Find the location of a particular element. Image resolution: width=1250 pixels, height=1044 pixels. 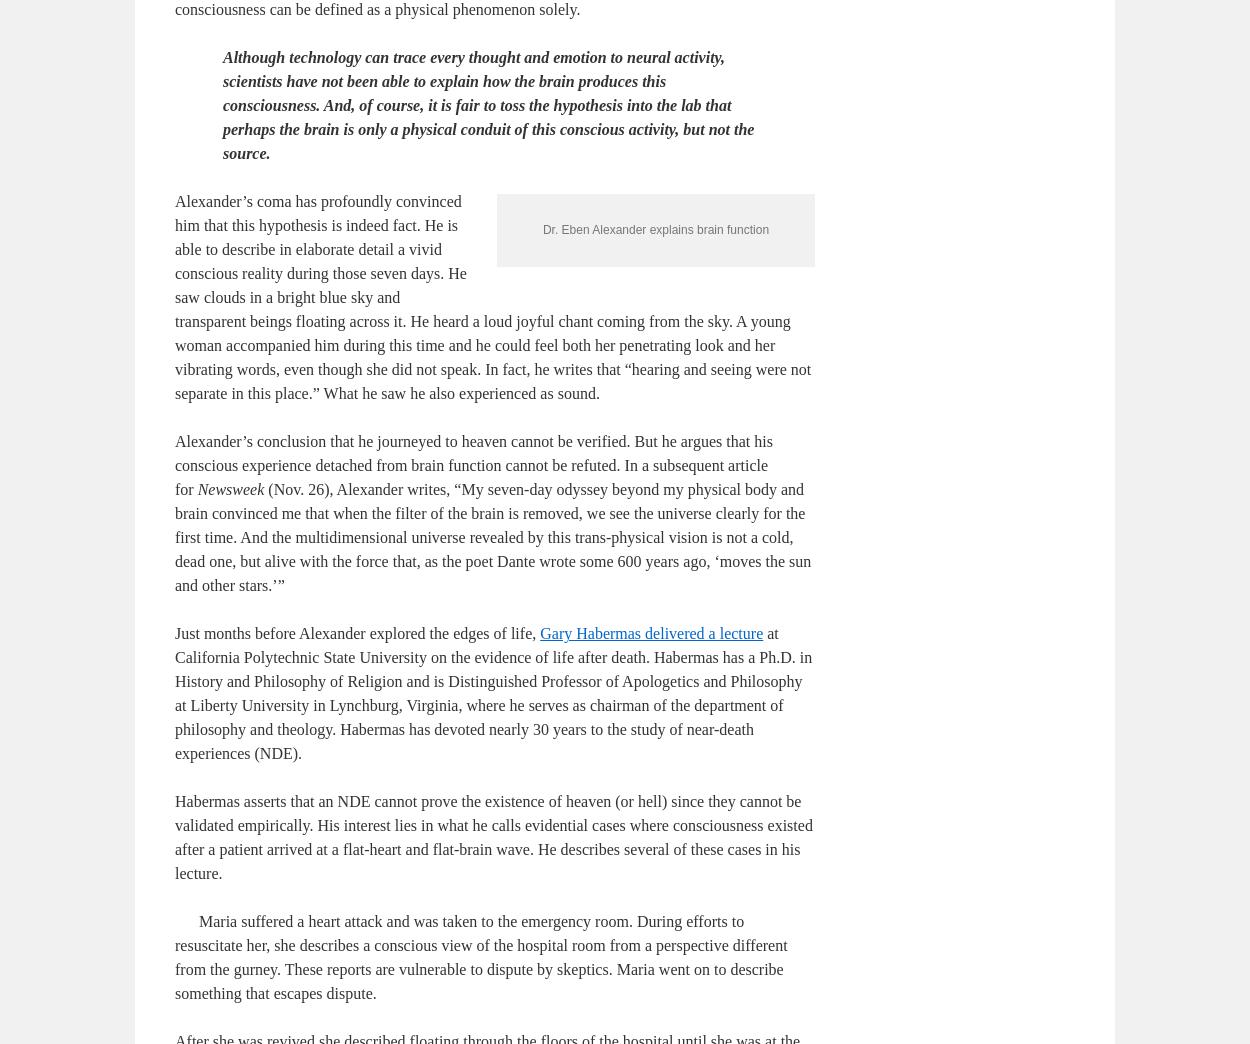

'Although technology can trace every thought and emotion to neural activity, scientists have not been able to explain how the brain produces this consciousness. And, of course, it is fair to toss the hypothesis into the lab that perhaps the brain is only a physical conduit of this conscious activity, but not the source.' is located at coordinates (487, 201).